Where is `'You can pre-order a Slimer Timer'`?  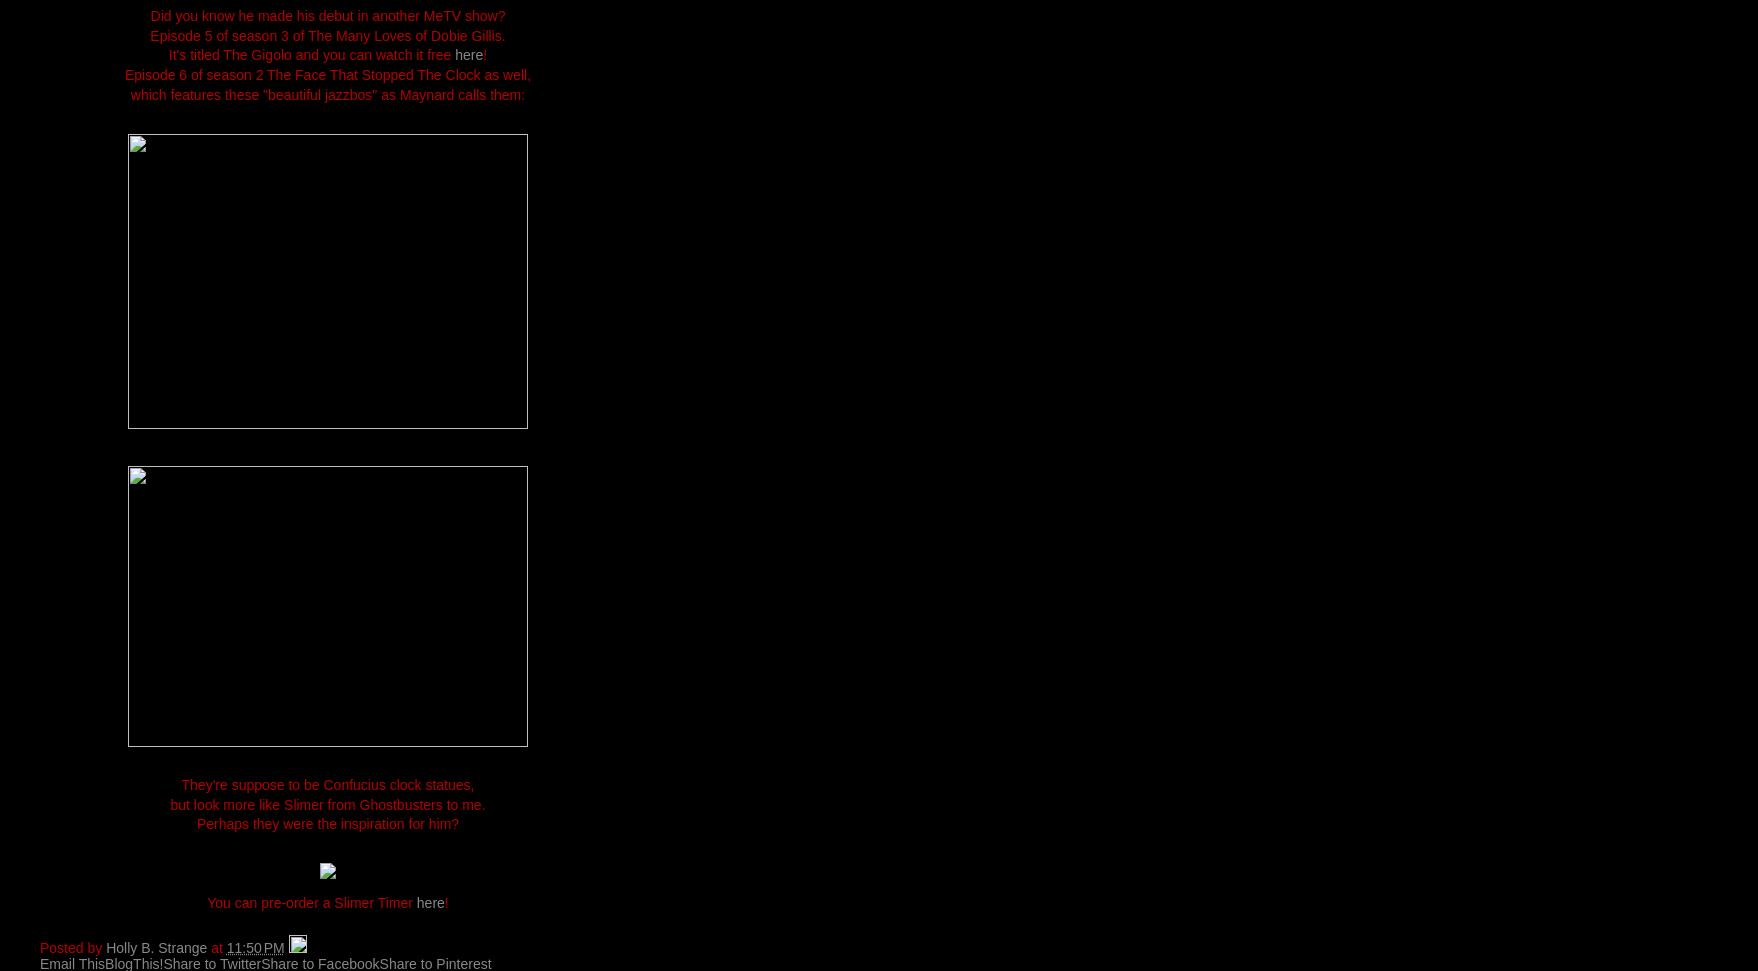
'You can pre-order a Slimer Timer' is located at coordinates (311, 901).